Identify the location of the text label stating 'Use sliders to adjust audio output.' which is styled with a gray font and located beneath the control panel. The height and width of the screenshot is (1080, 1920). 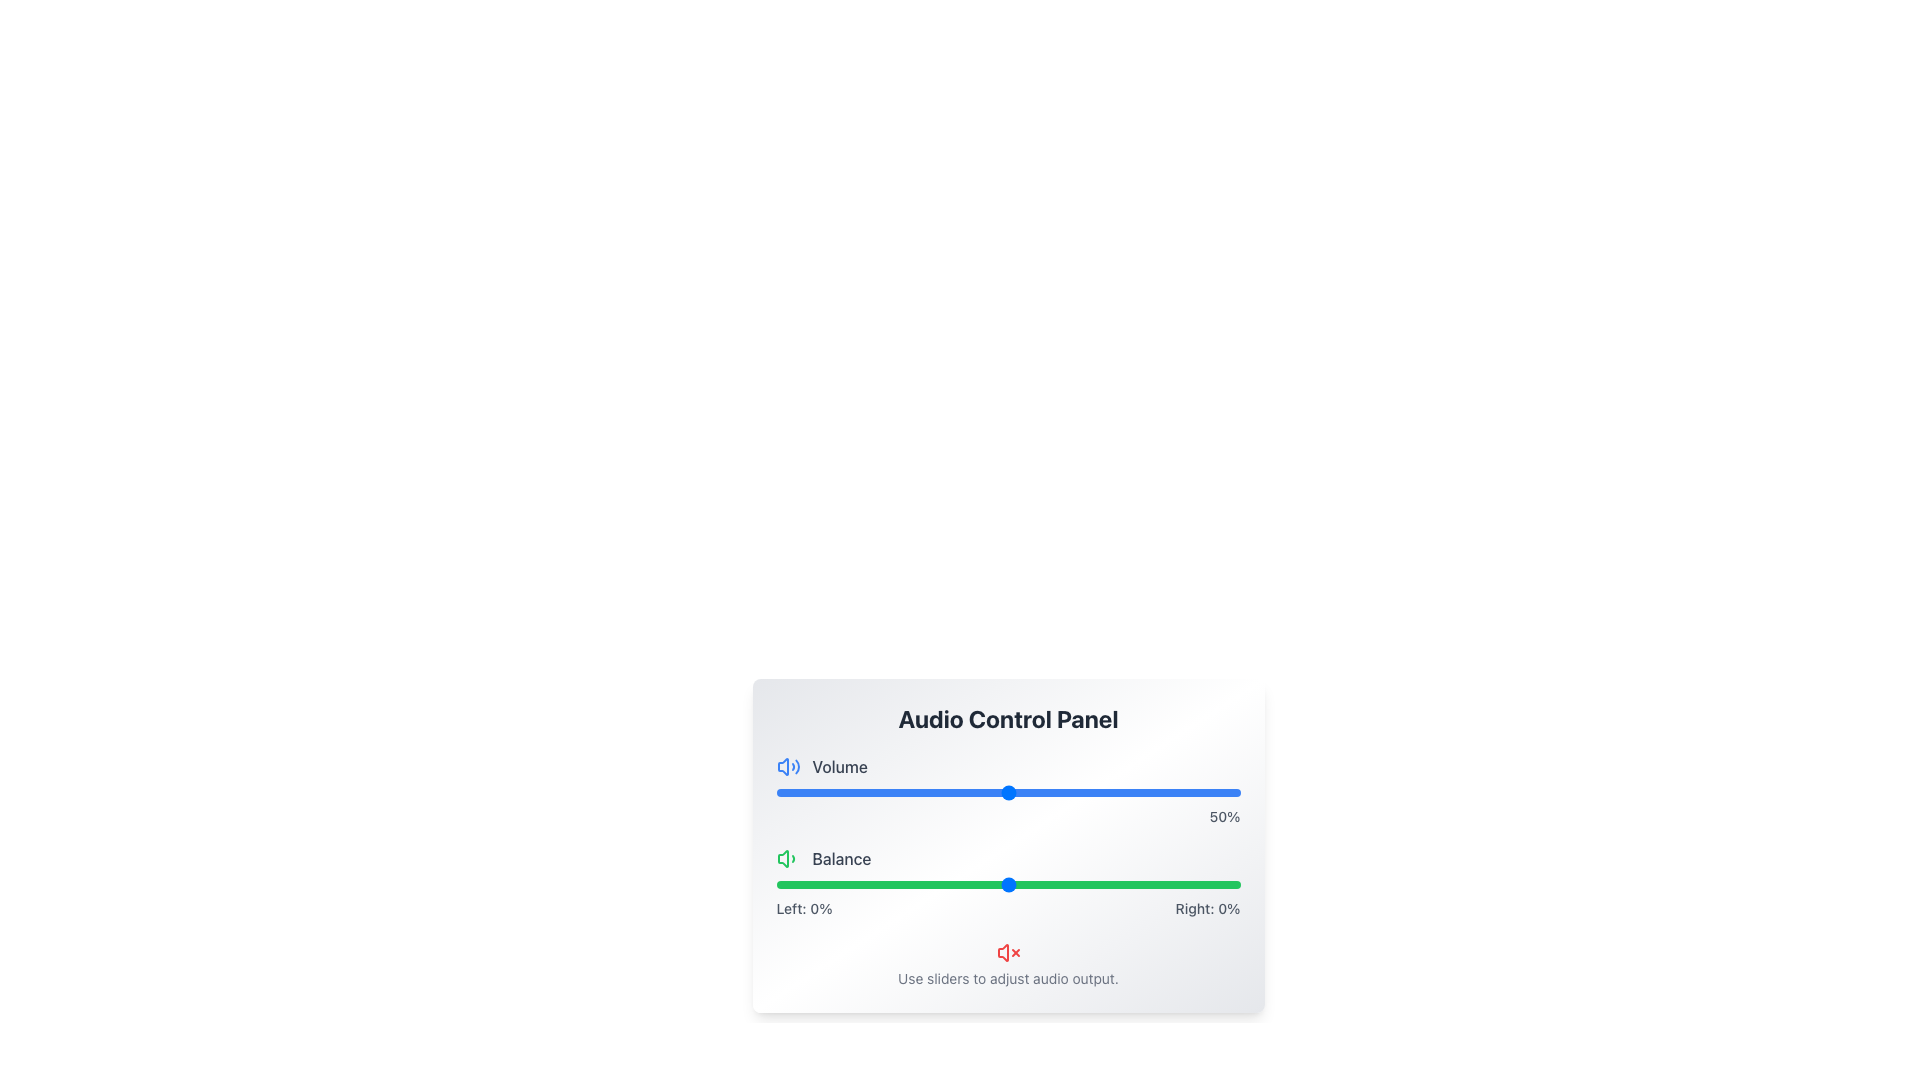
(1008, 977).